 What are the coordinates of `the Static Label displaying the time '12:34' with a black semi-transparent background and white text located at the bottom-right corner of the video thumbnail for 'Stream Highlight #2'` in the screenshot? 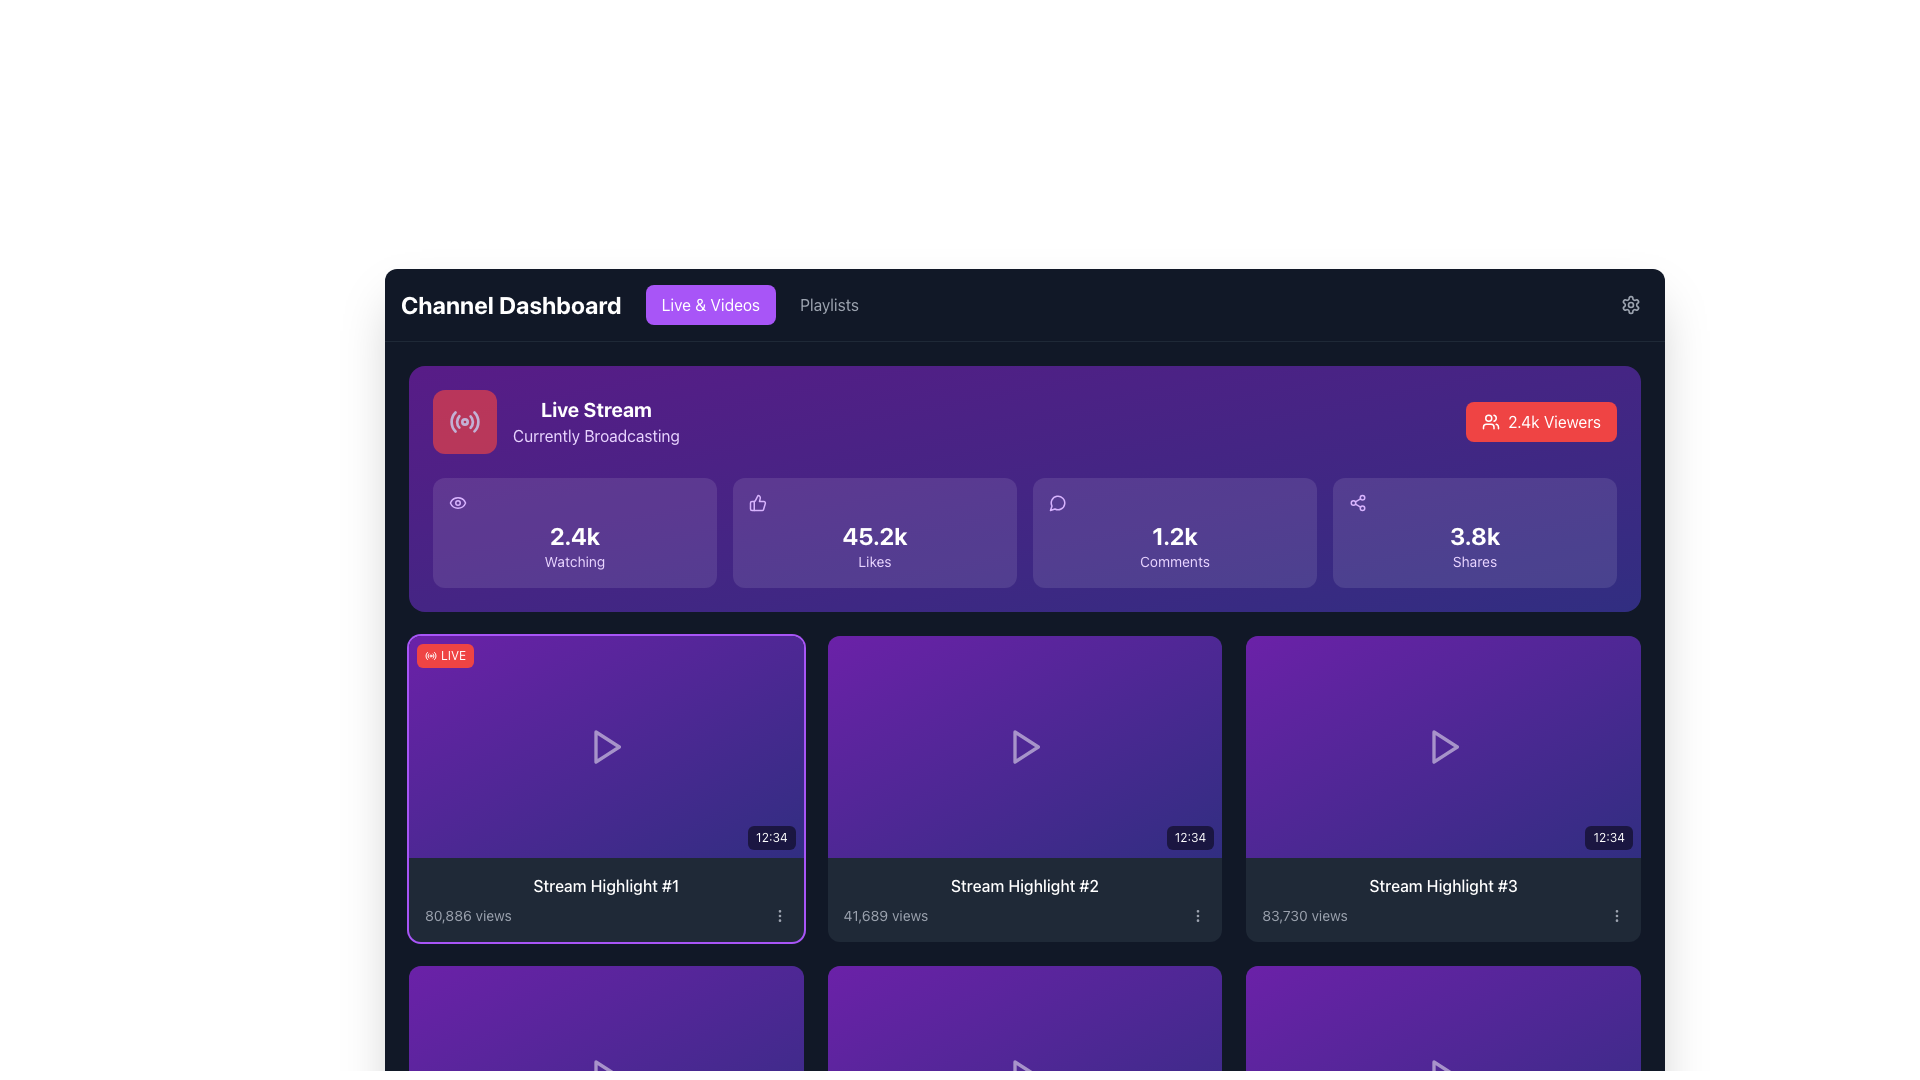 It's located at (1190, 837).